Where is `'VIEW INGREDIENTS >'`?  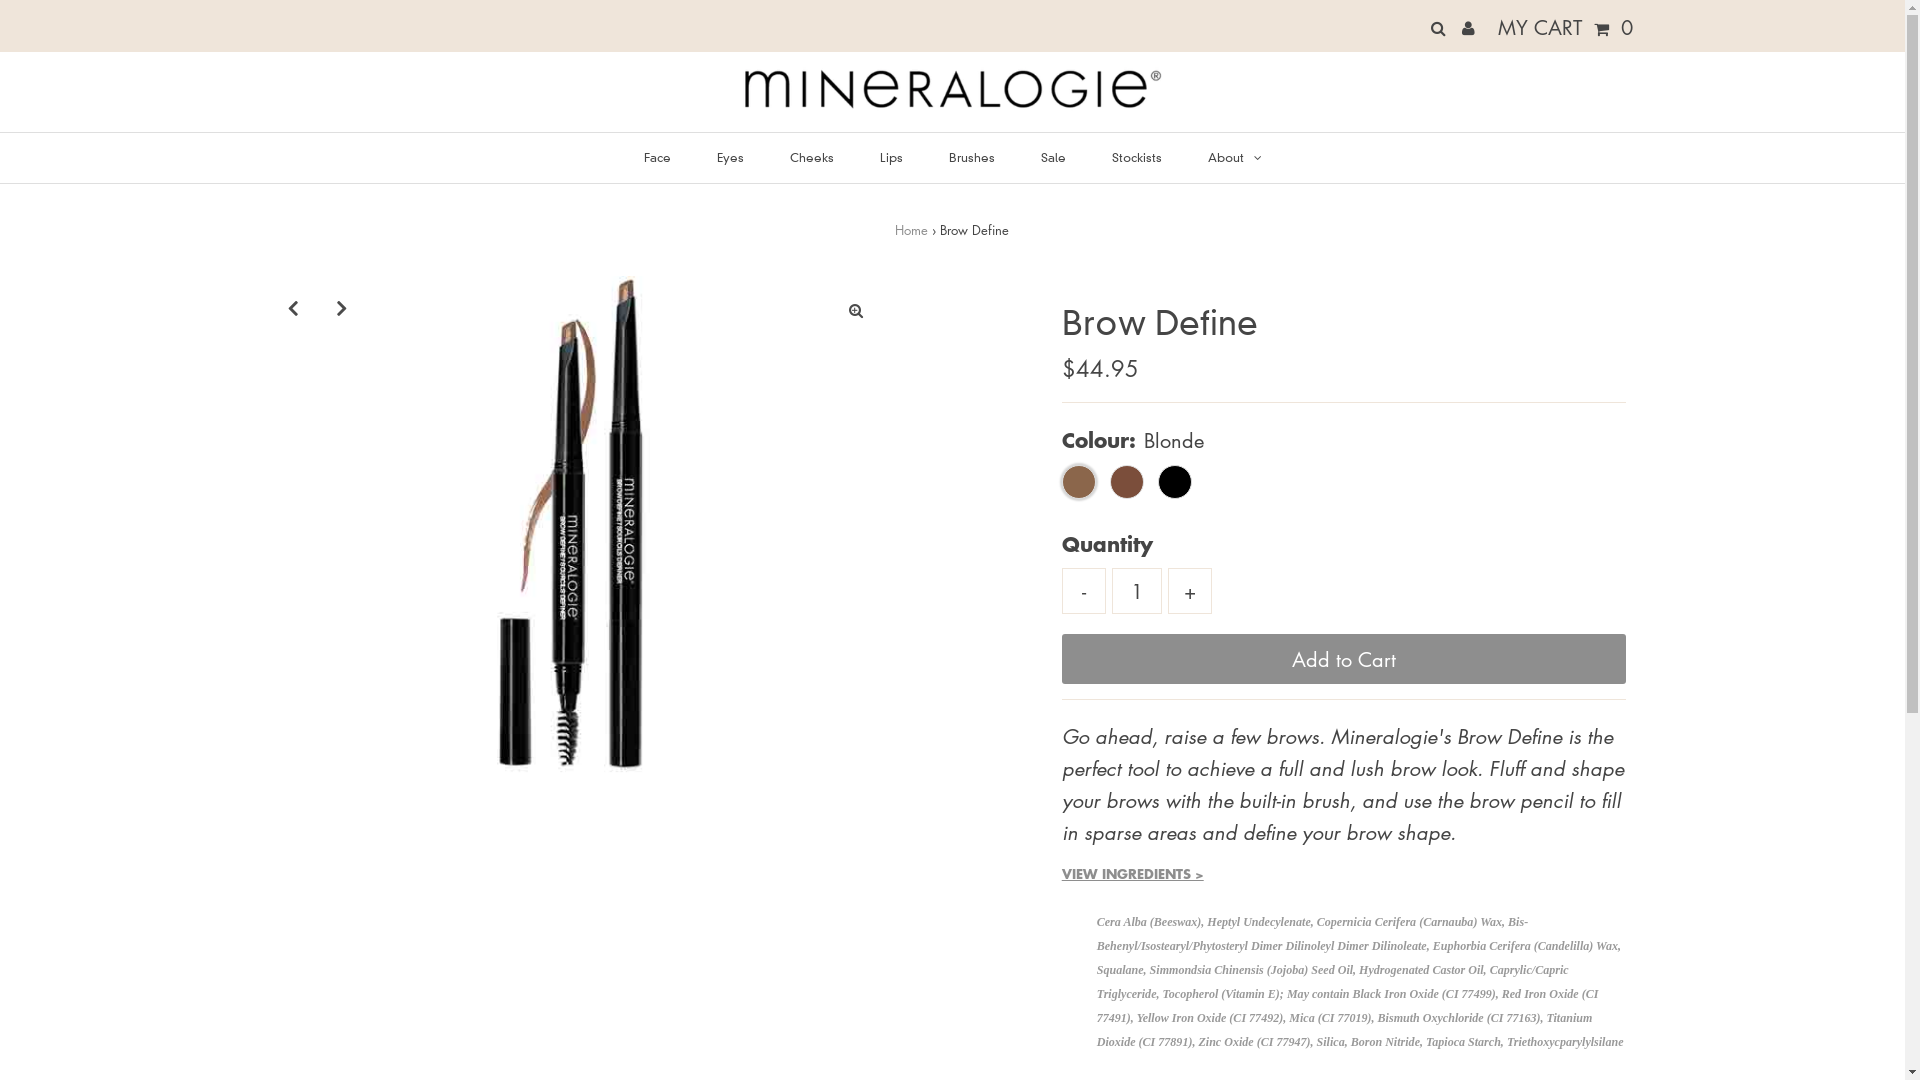
'VIEW INGREDIENTS >' is located at coordinates (1132, 873).